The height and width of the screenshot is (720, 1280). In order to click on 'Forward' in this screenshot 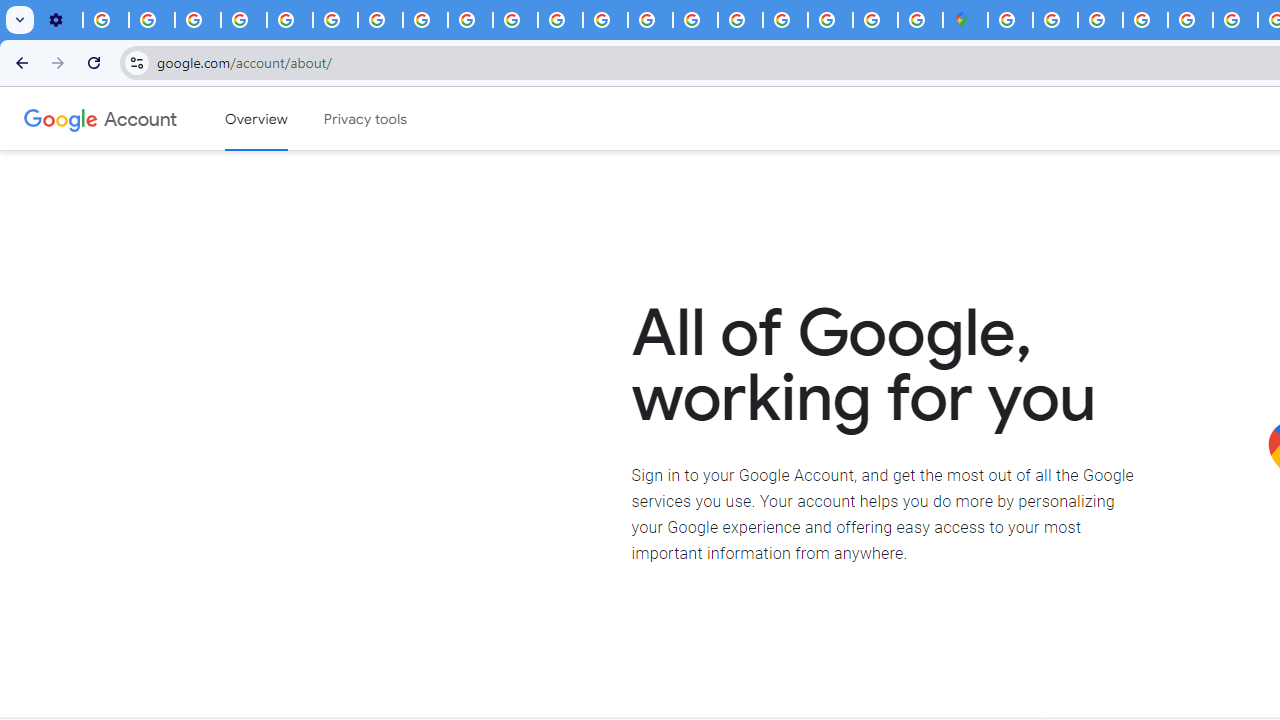, I will do `click(58, 61)`.